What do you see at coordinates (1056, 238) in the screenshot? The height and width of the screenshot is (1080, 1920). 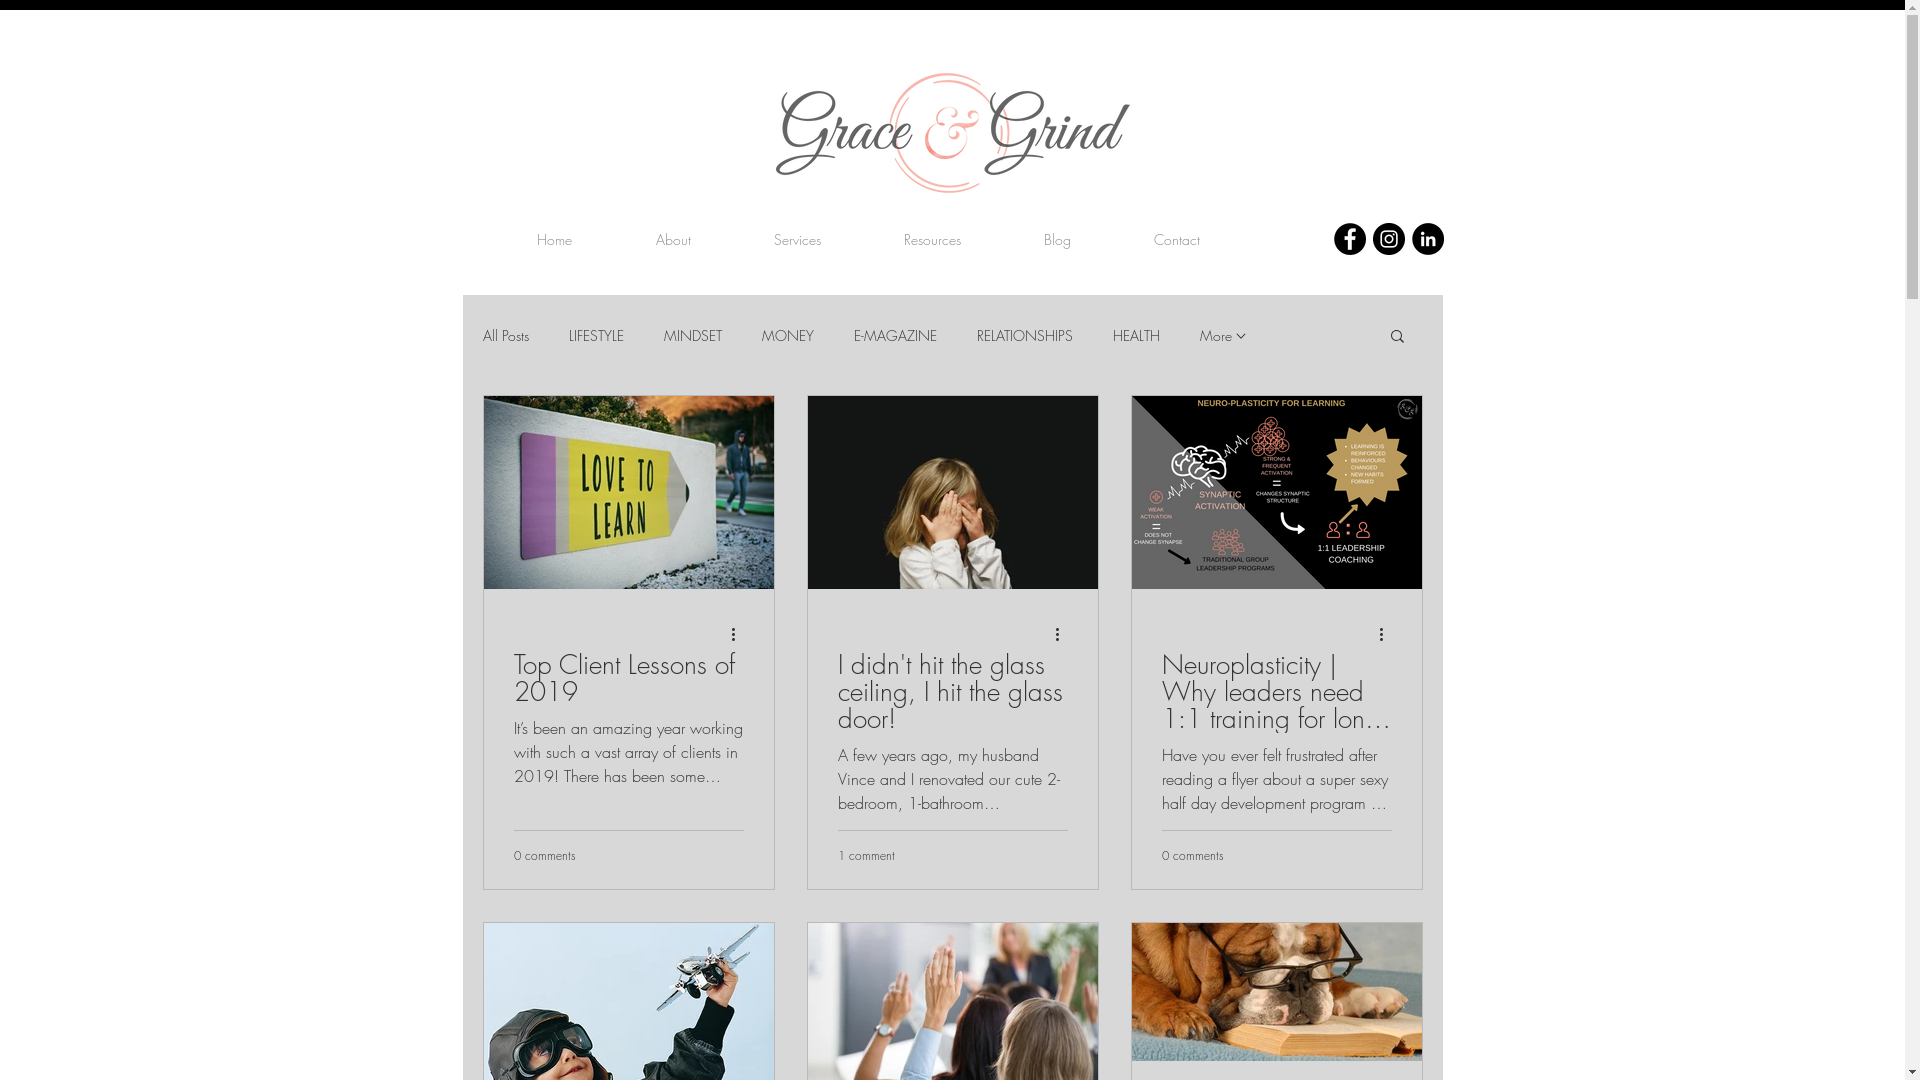 I see `'Blog'` at bounding box center [1056, 238].